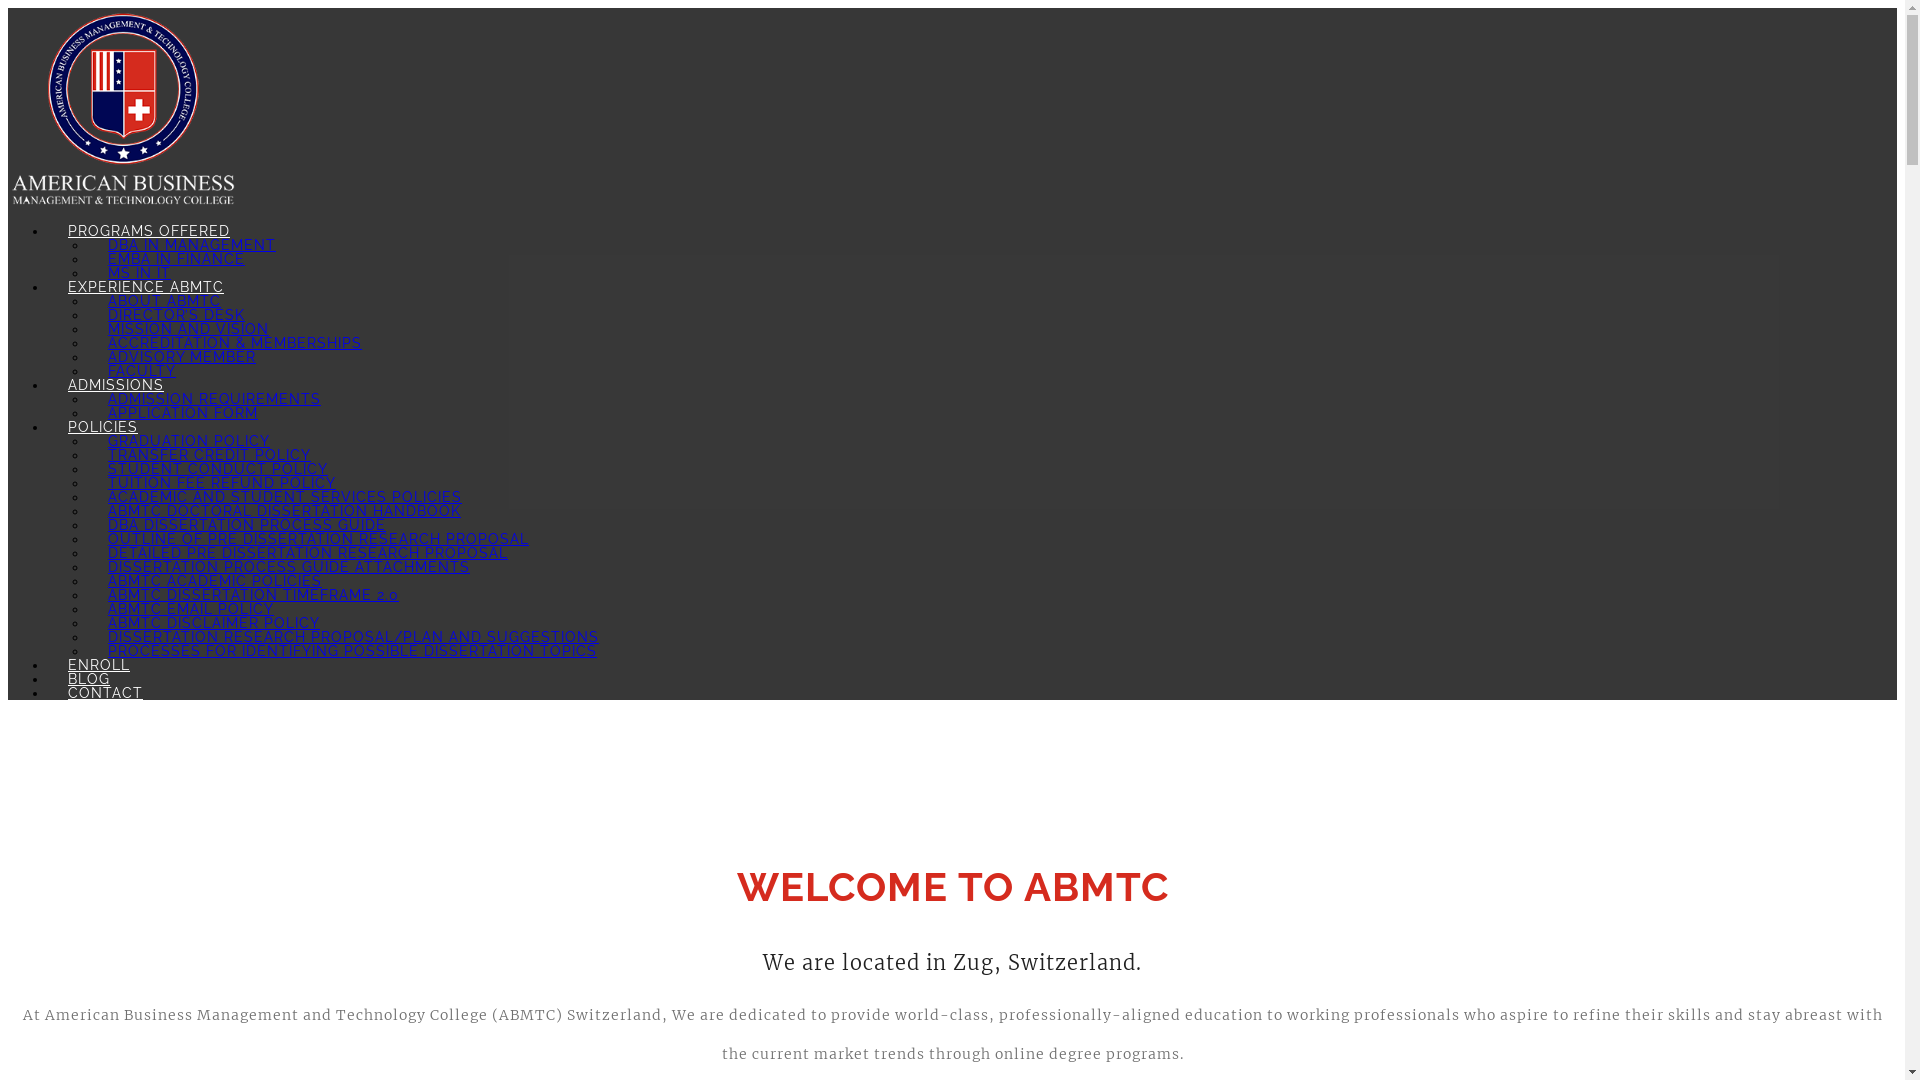 This screenshot has width=1920, height=1080. What do you see at coordinates (209, 455) in the screenshot?
I see `'TRANSFER CREDIT POLICY'` at bounding box center [209, 455].